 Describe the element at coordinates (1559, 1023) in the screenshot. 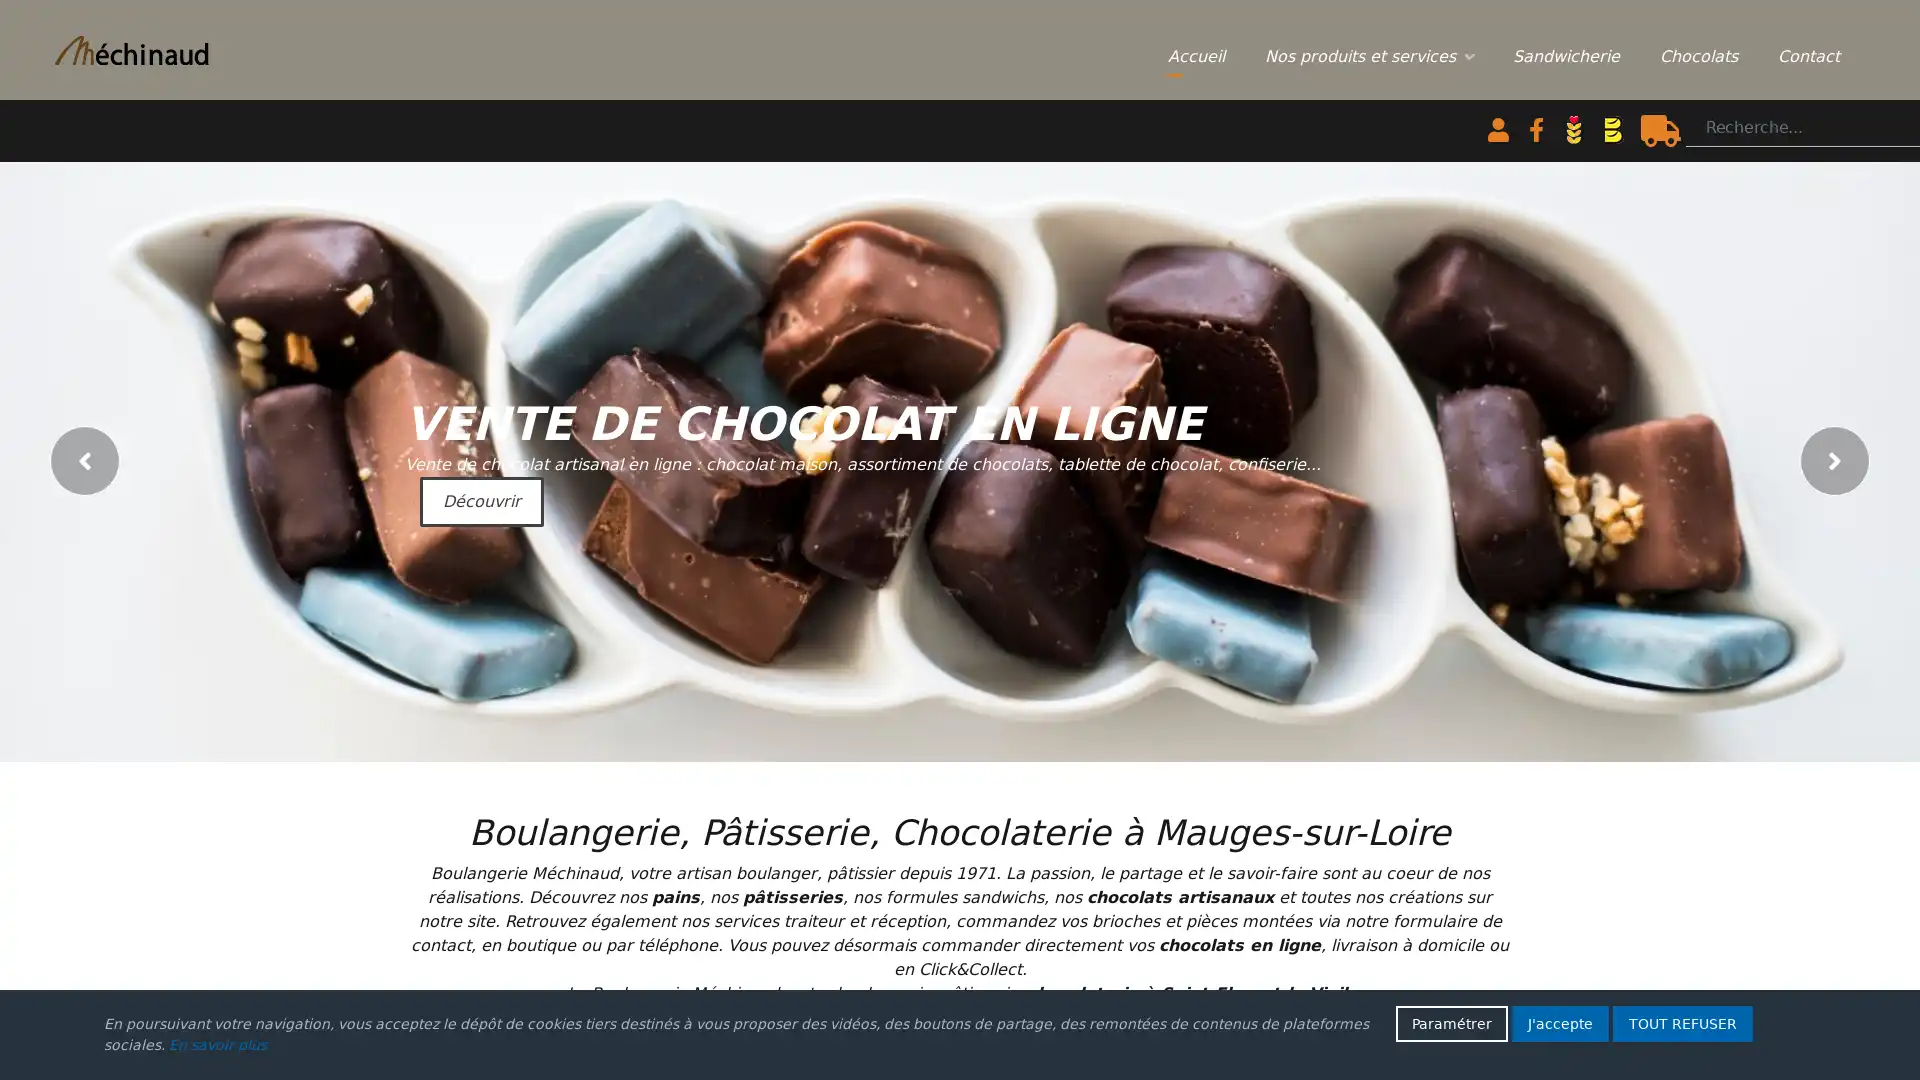

I see `J'accepte` at that location.